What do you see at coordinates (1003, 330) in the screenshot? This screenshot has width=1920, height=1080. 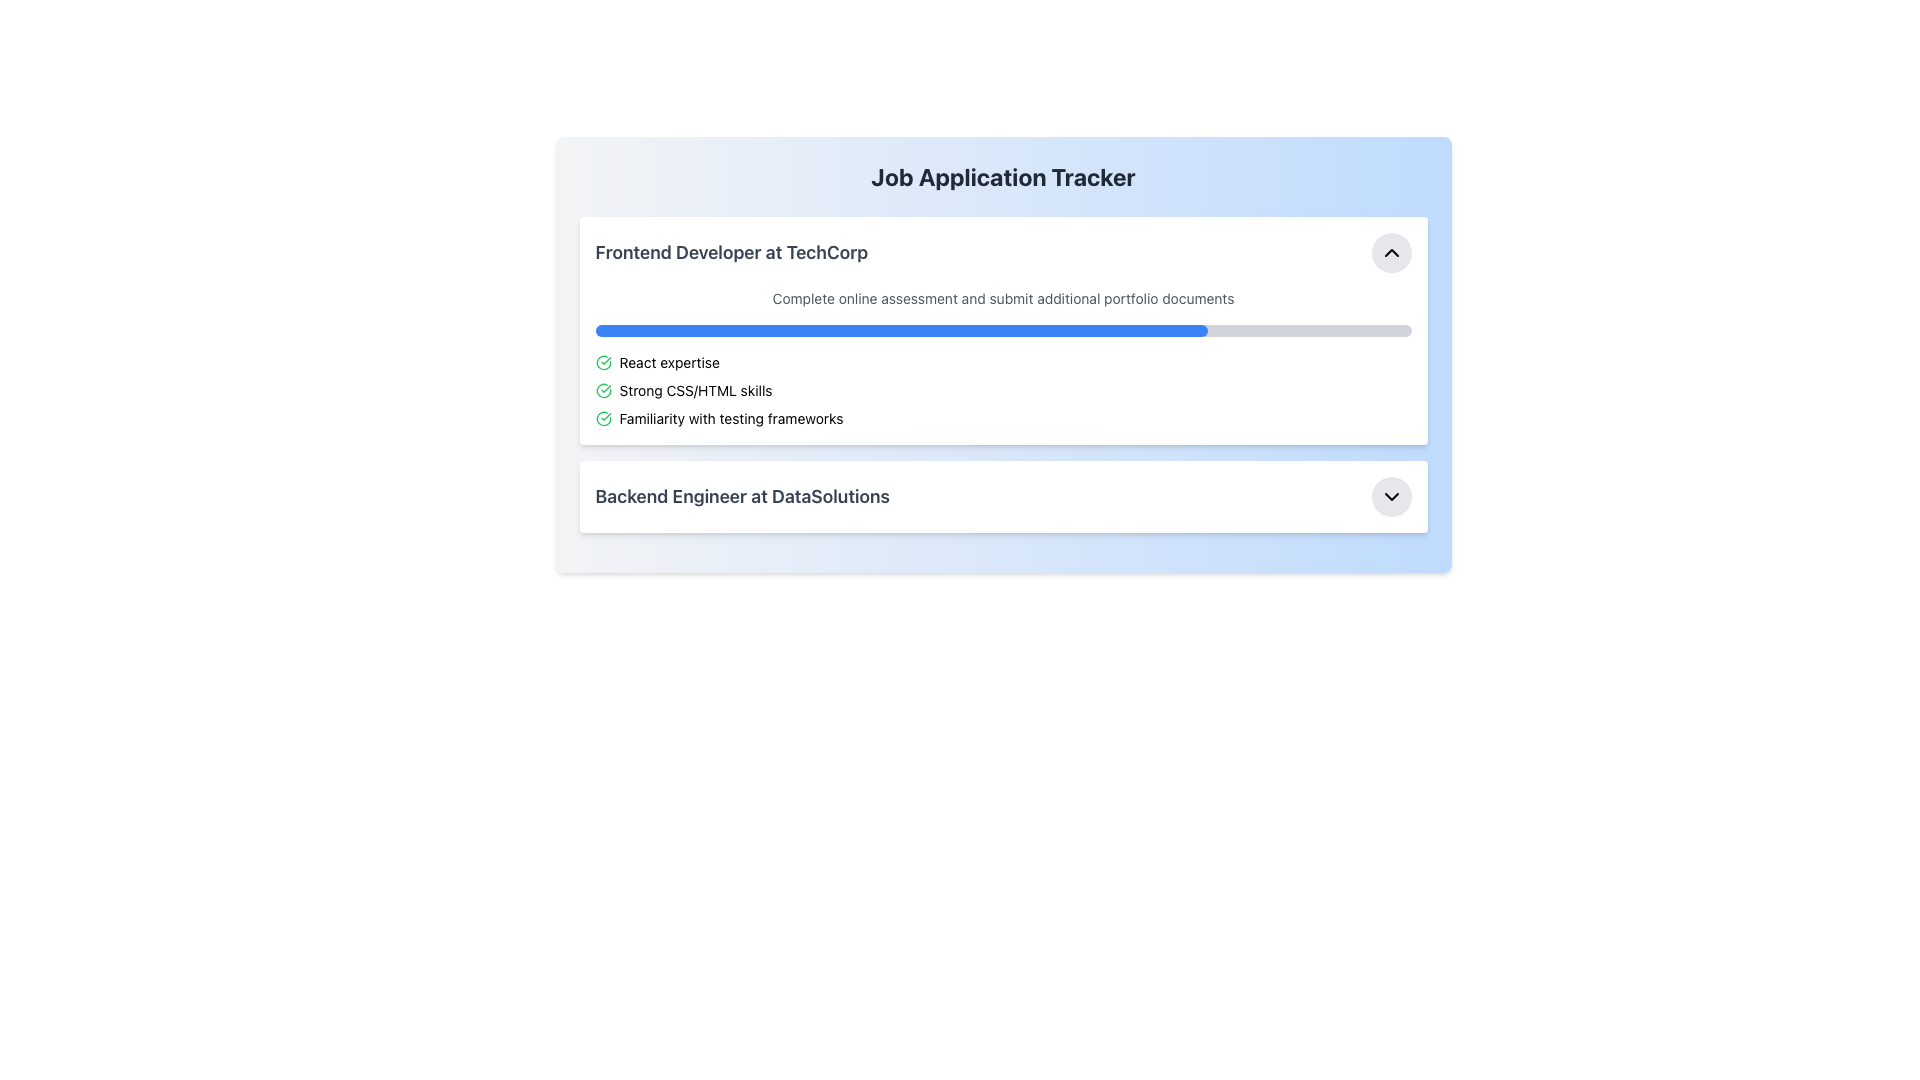 I see `the job position card labeled 'Frontend Developer at TechCorp'` at bounding box center [1003, 330].